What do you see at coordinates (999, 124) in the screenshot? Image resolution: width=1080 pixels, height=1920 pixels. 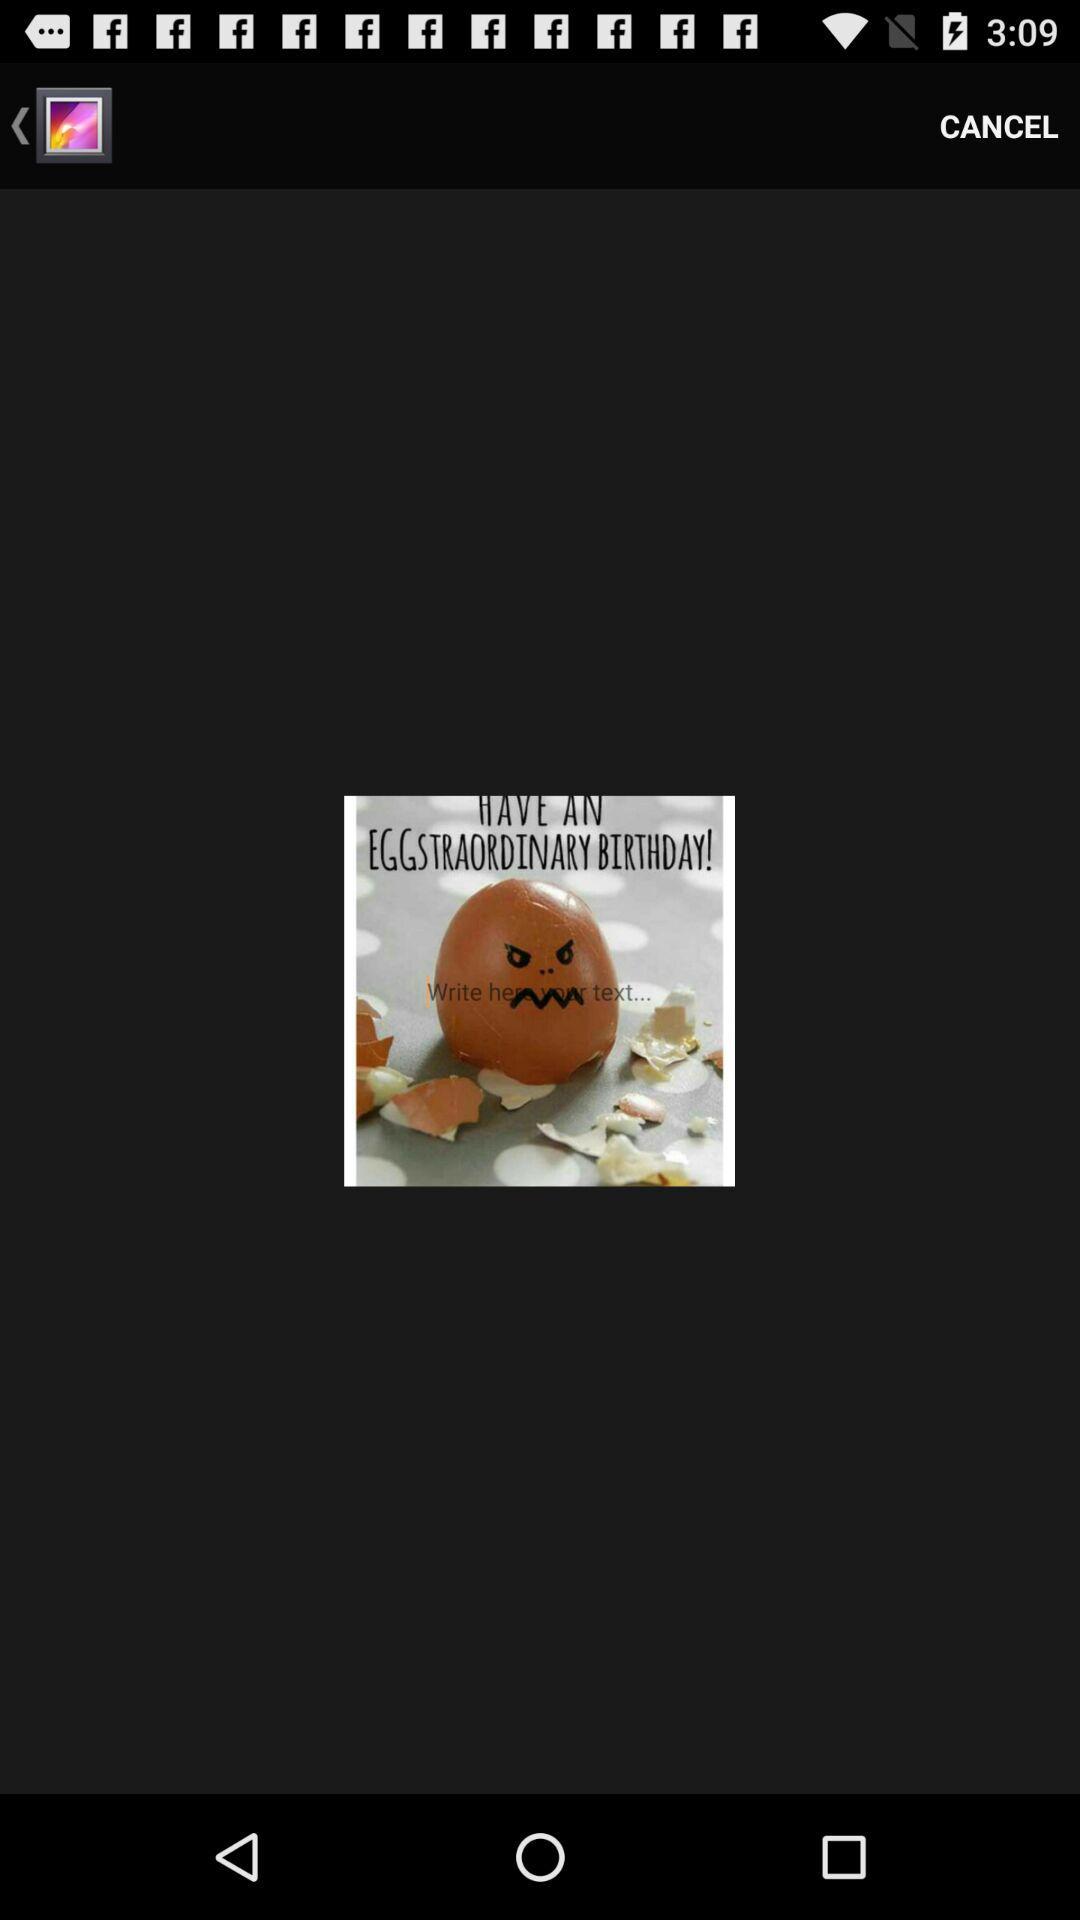 I see `the item at the top right corner` at bounding box center [999, 124].